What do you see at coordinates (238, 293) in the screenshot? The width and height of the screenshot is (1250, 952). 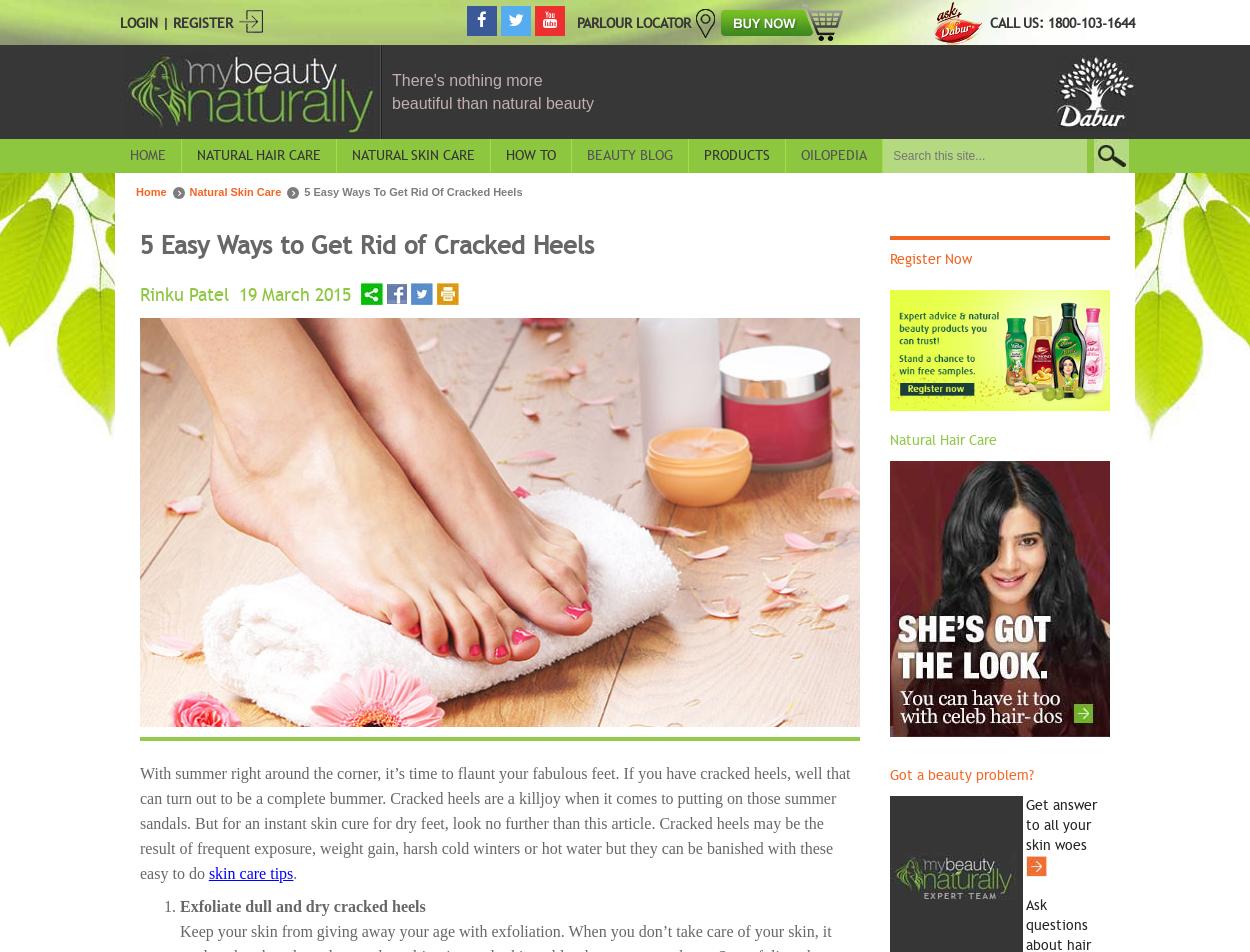 I see `'19 March 2015'` at bounding box center [238, 293].